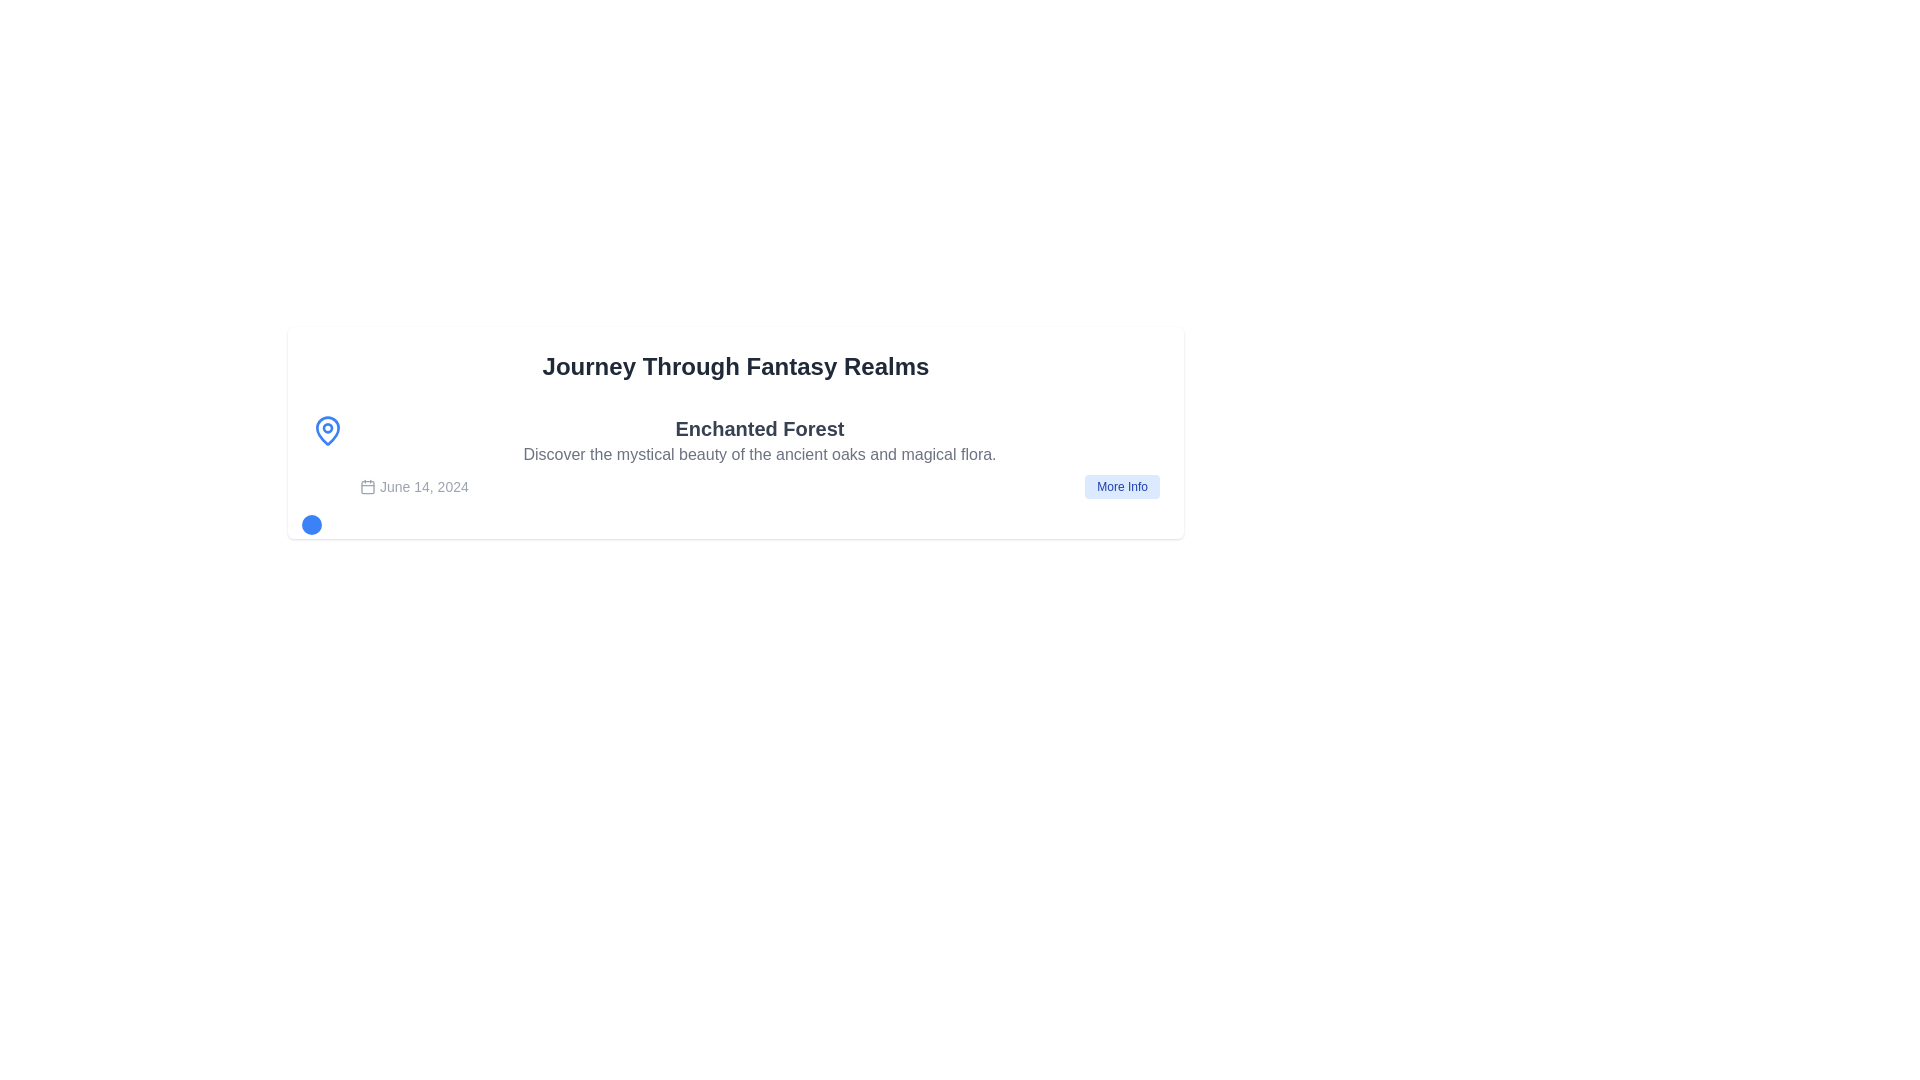 Image resolution: width=1920 pixels, height=1080 pixels. Describe the element at coordinates (758, 456) in the screenshot. I see `title and description of the content summary block for 'Enchanted Forest' located beneath the main title 'Journey Through Fantasy Realms'` at that location.